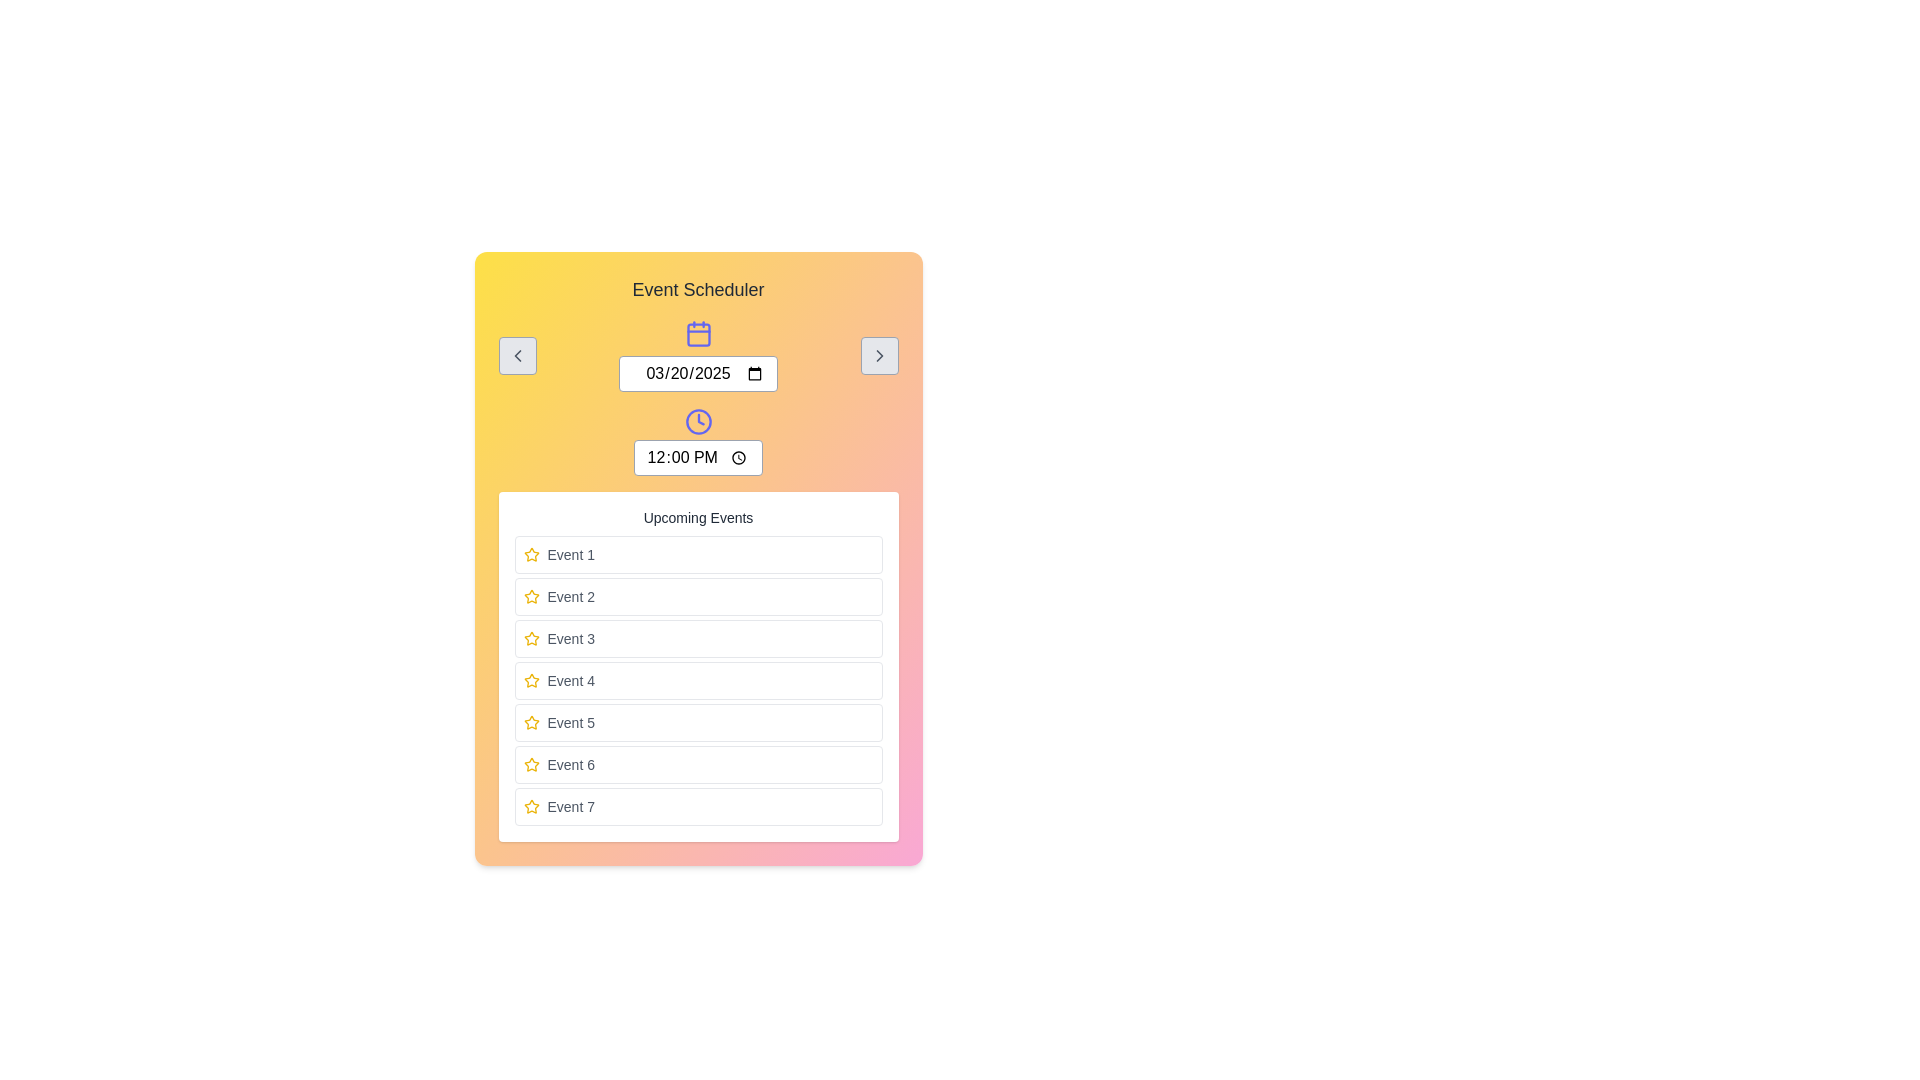 The height and width of the screenshot is (1080, 1920). What do you see at coordinates (570, 680) in the screenshot?
I see `the static text element representing the name or title of the fourth event in the 'Upcoming Events' list, located between 'Event 3' and 'Event 5'` at bounding box center [570, 680].